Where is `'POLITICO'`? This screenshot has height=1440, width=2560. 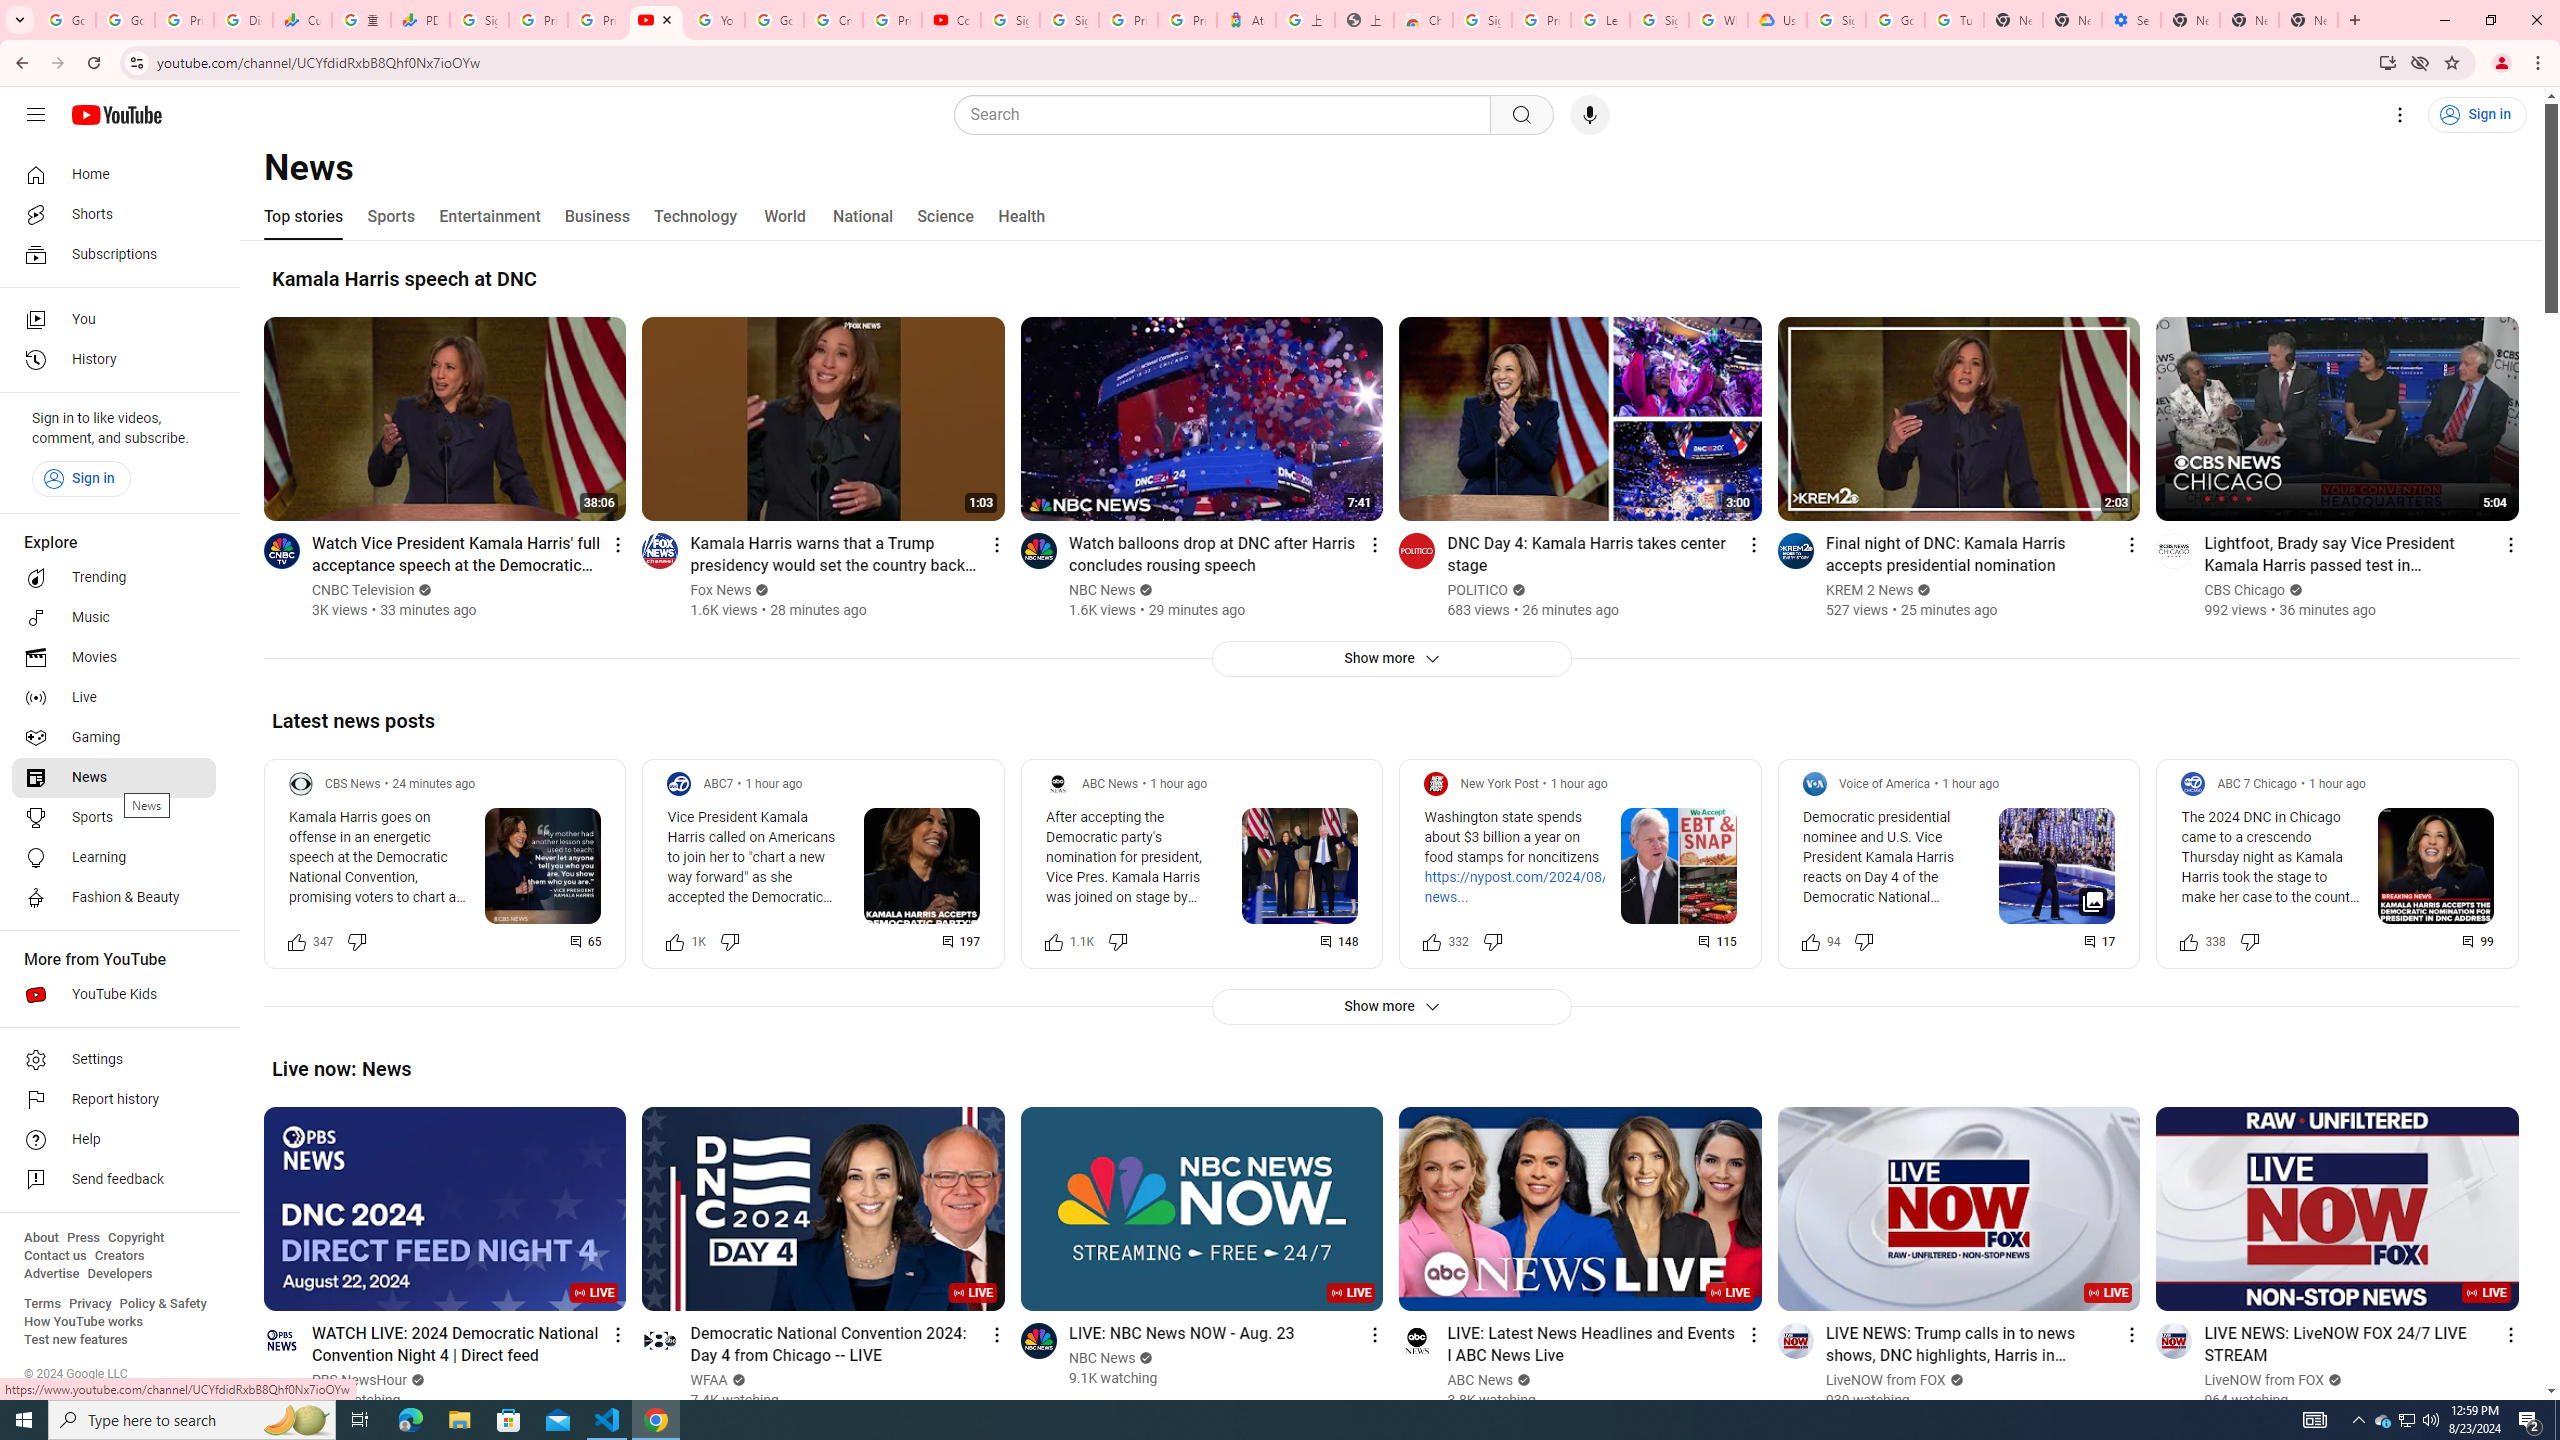 'POLITICO' is located at coordinates (1477, 589).